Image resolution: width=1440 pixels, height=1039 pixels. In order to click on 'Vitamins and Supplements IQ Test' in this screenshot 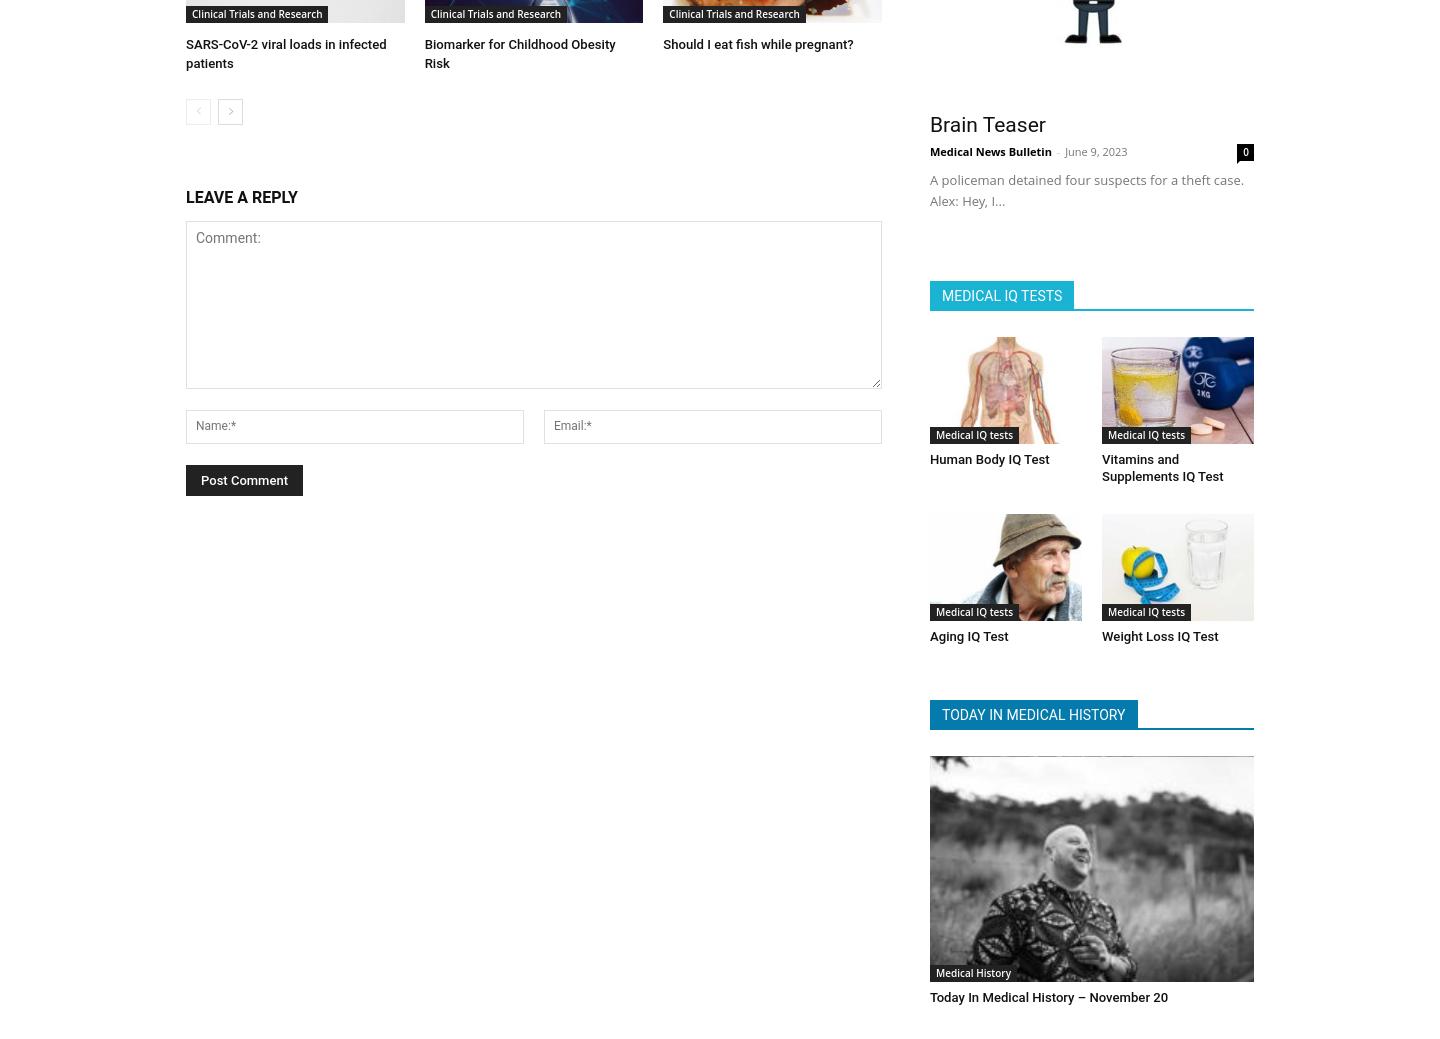, I will do `click(1161, 460)`.